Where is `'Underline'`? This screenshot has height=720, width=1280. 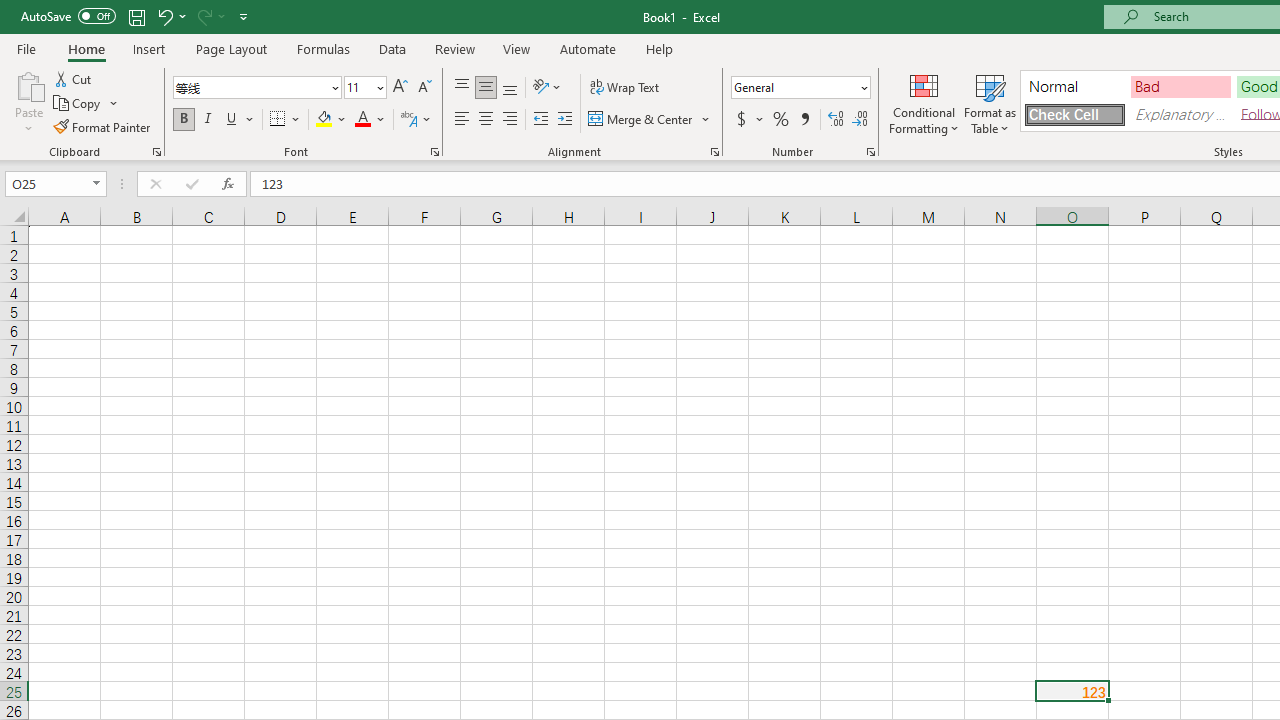
'Underline' is located at coordinates (232, 119).